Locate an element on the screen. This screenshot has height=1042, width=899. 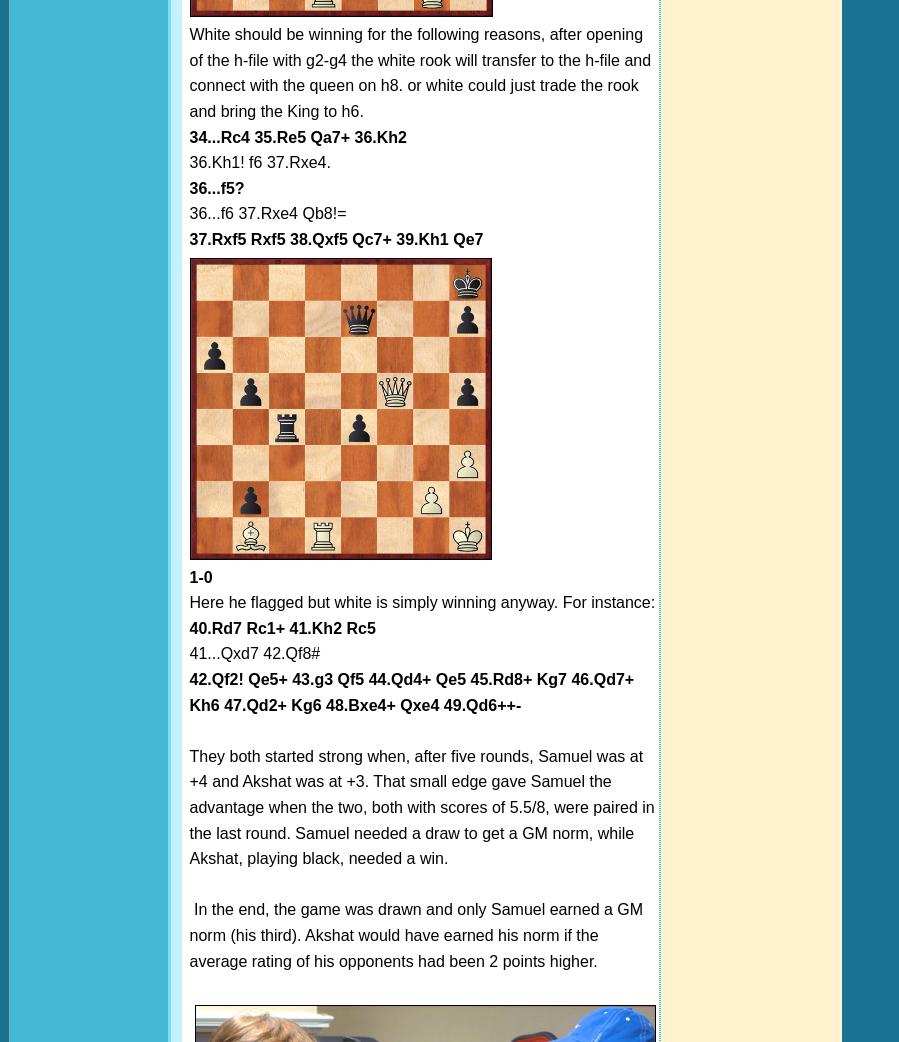
'41...Qxd7
42.Qf8#' is located at coordinates (254, 653).